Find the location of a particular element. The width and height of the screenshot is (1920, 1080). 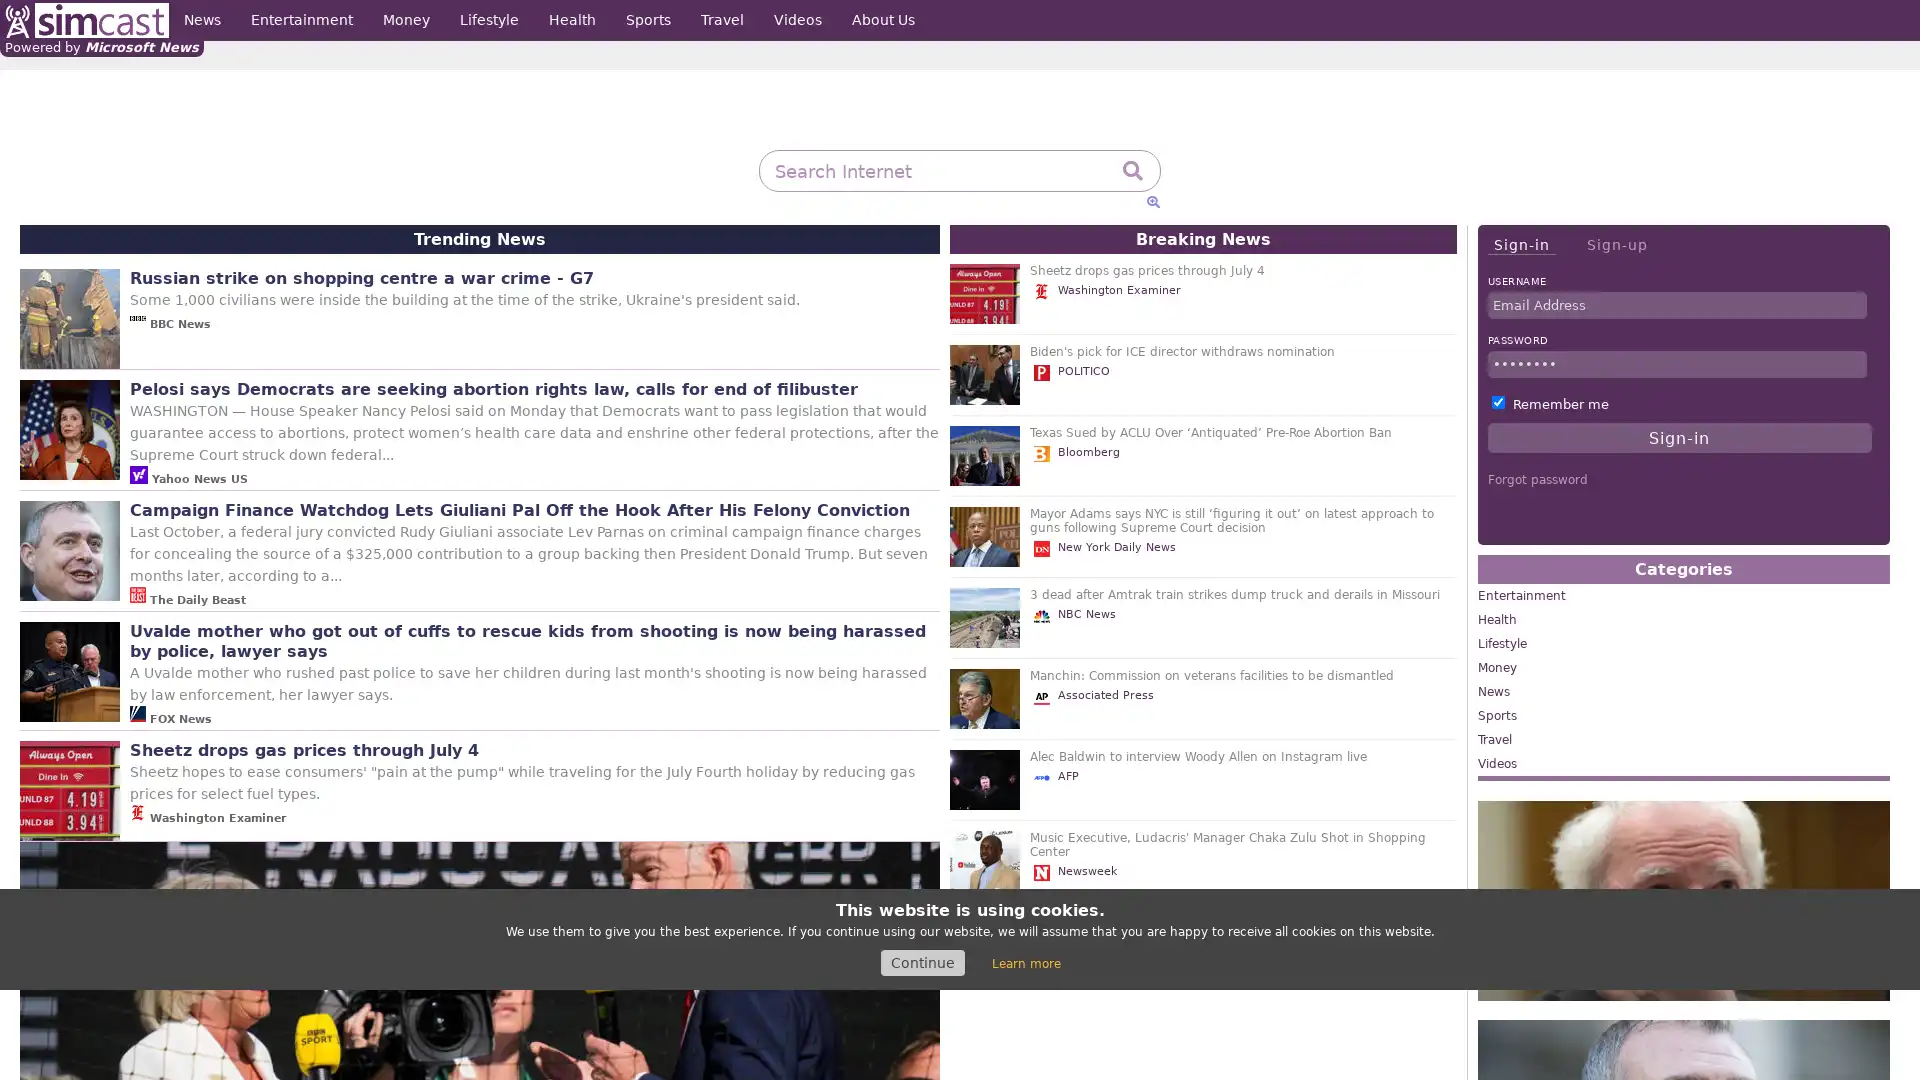

Sign-in is located at coordinates (1520, 244).